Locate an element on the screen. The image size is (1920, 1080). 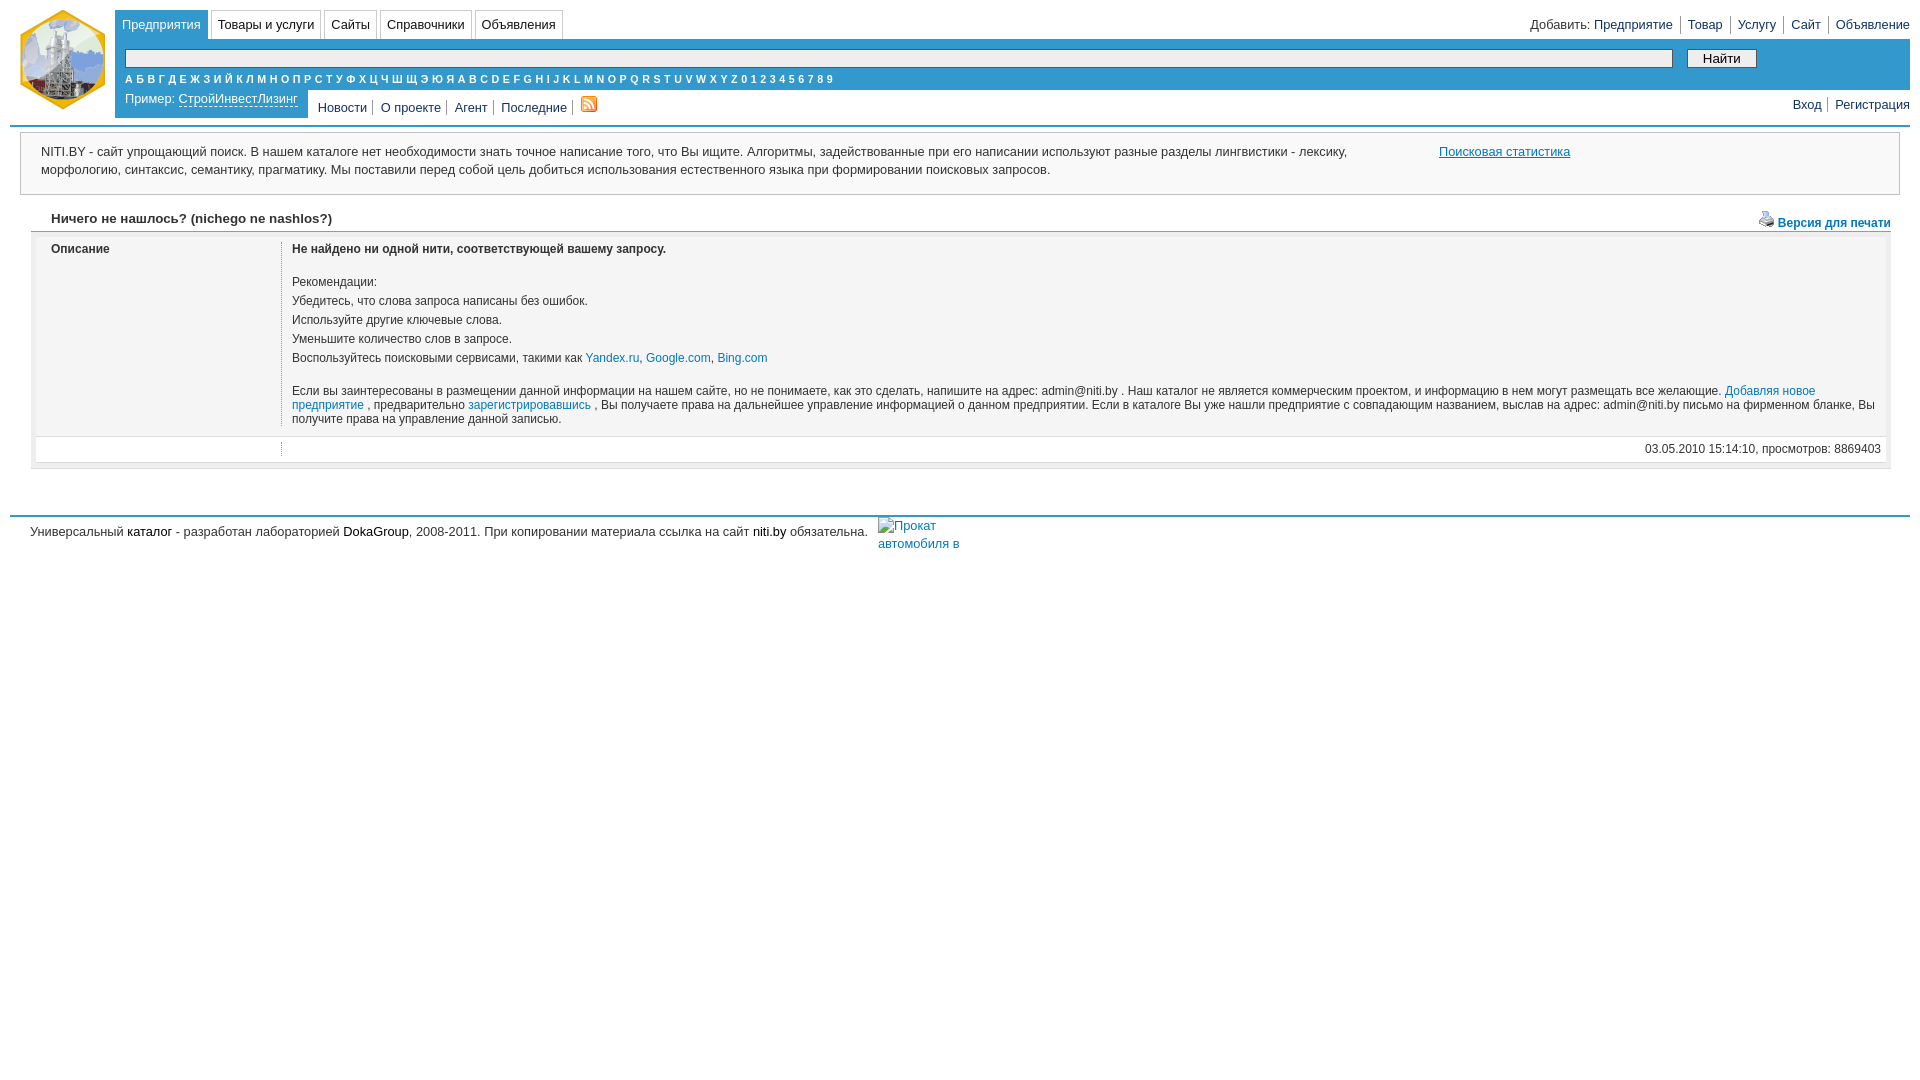
'DokaGroup' is located at coordinates (375, 530).